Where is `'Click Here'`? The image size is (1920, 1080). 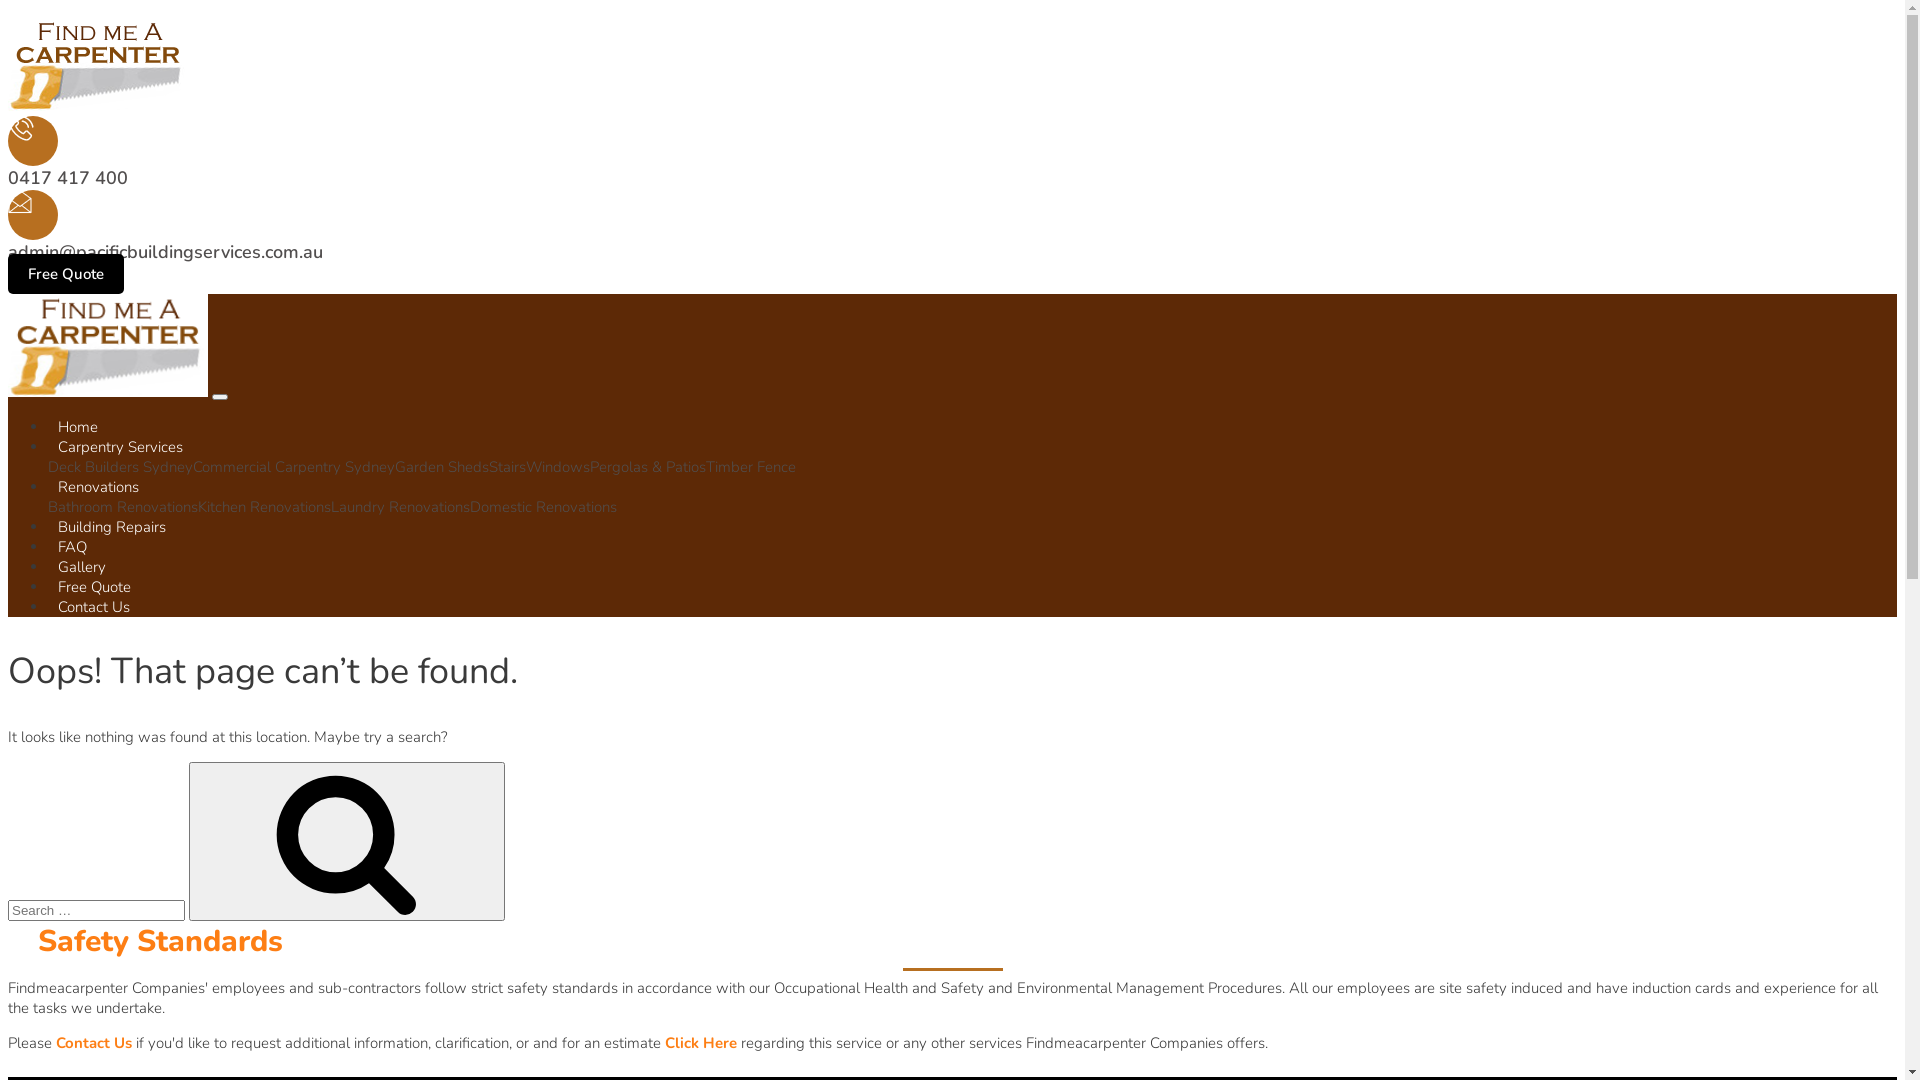 'Click Here' is located at coordinates (700, 1041).